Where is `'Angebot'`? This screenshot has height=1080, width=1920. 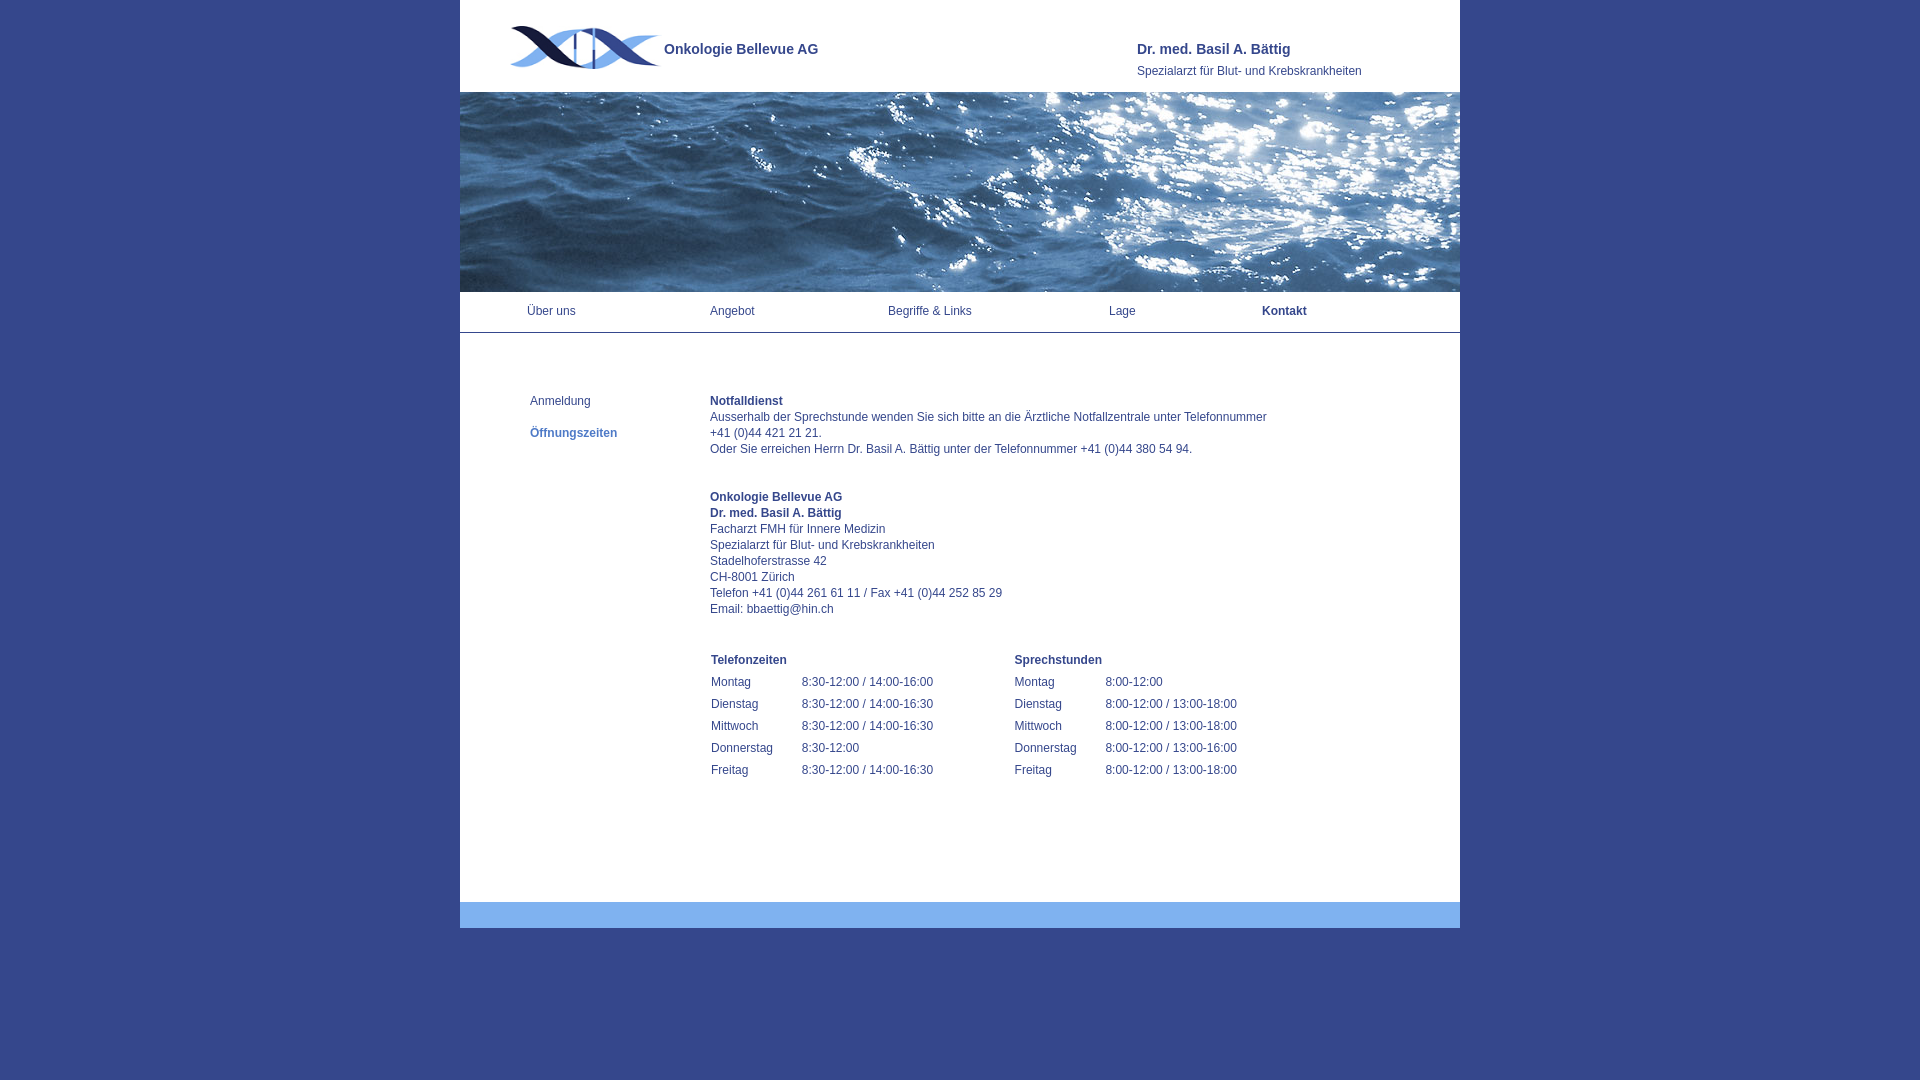 'Angebot' is located at coordinates (710, 311).